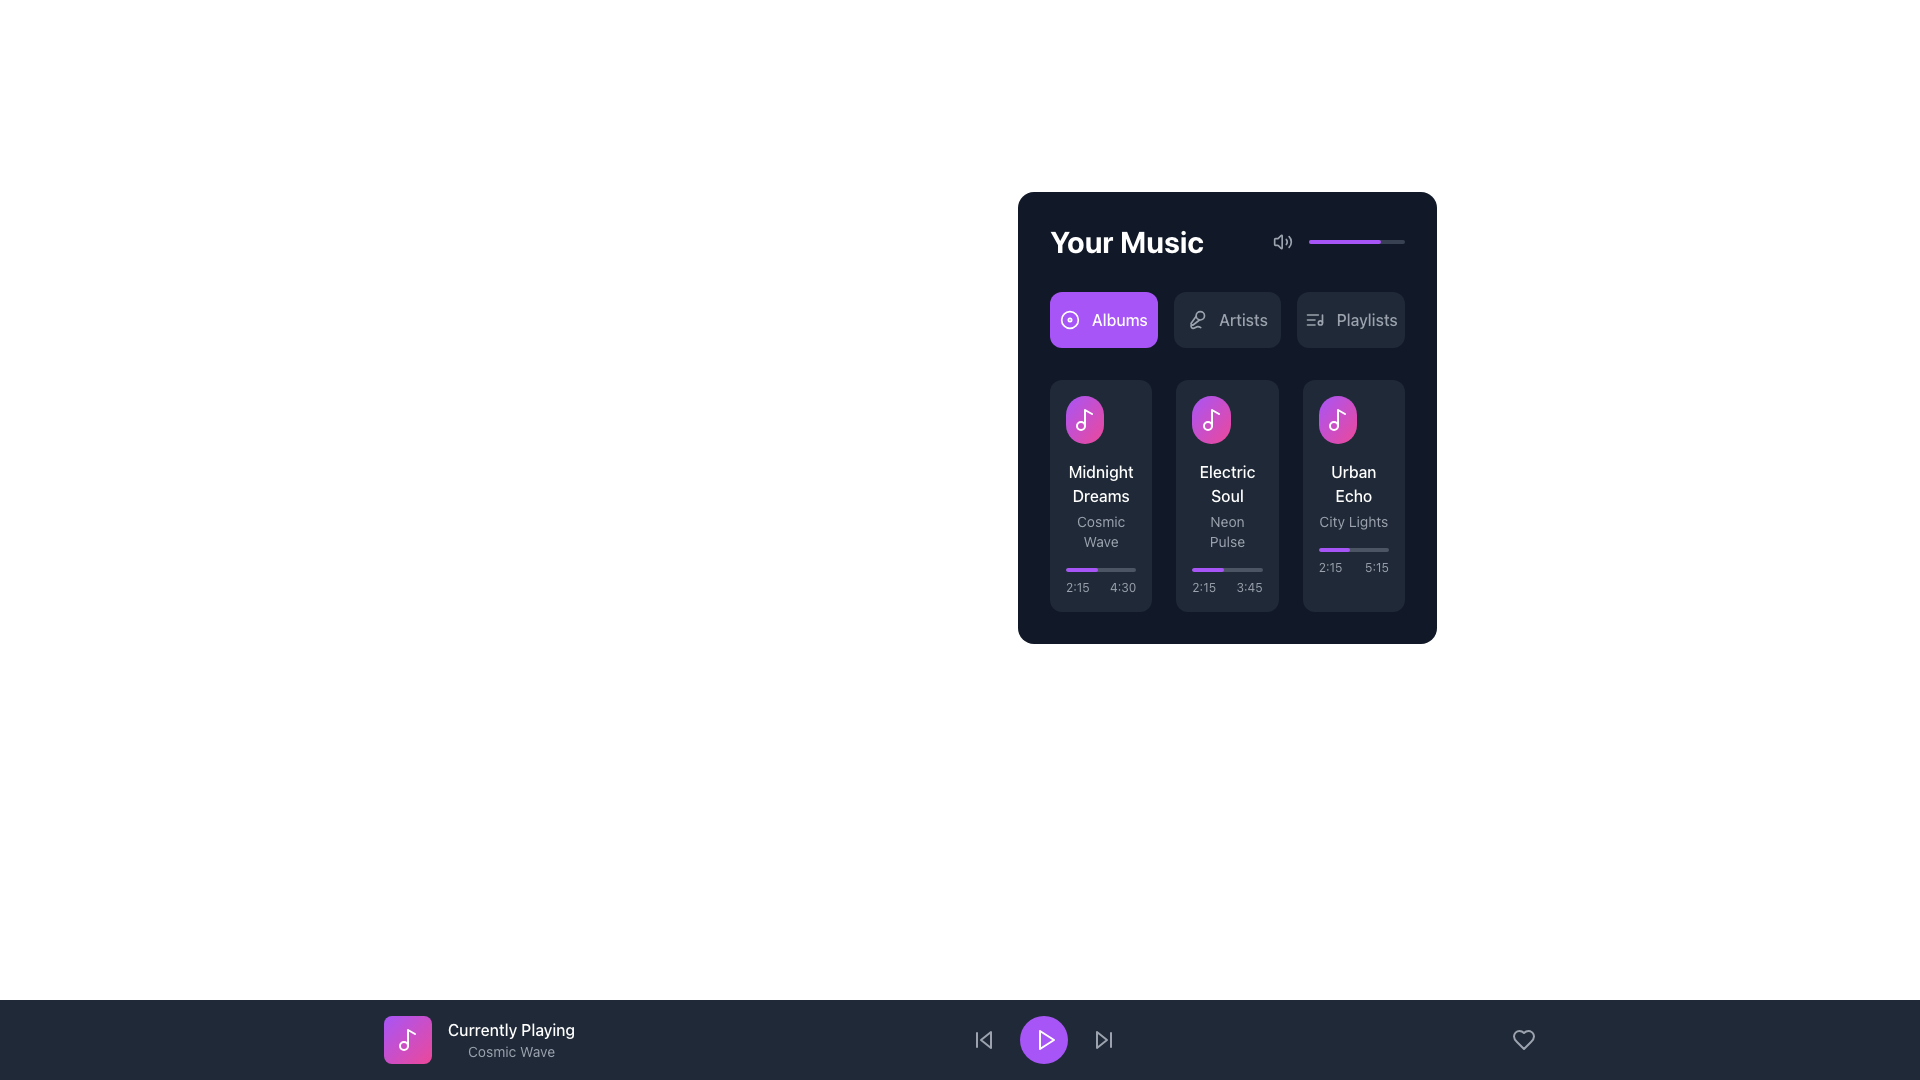 This screenshot has height=1080, width=1920. What do you see at coordinates (1100, 570) in the screenshot?
I see `the progress bar located at the bottom of the song details section for 'Electric Soul' to seek to a specific time in the song` at bounding box center [1100, 570].